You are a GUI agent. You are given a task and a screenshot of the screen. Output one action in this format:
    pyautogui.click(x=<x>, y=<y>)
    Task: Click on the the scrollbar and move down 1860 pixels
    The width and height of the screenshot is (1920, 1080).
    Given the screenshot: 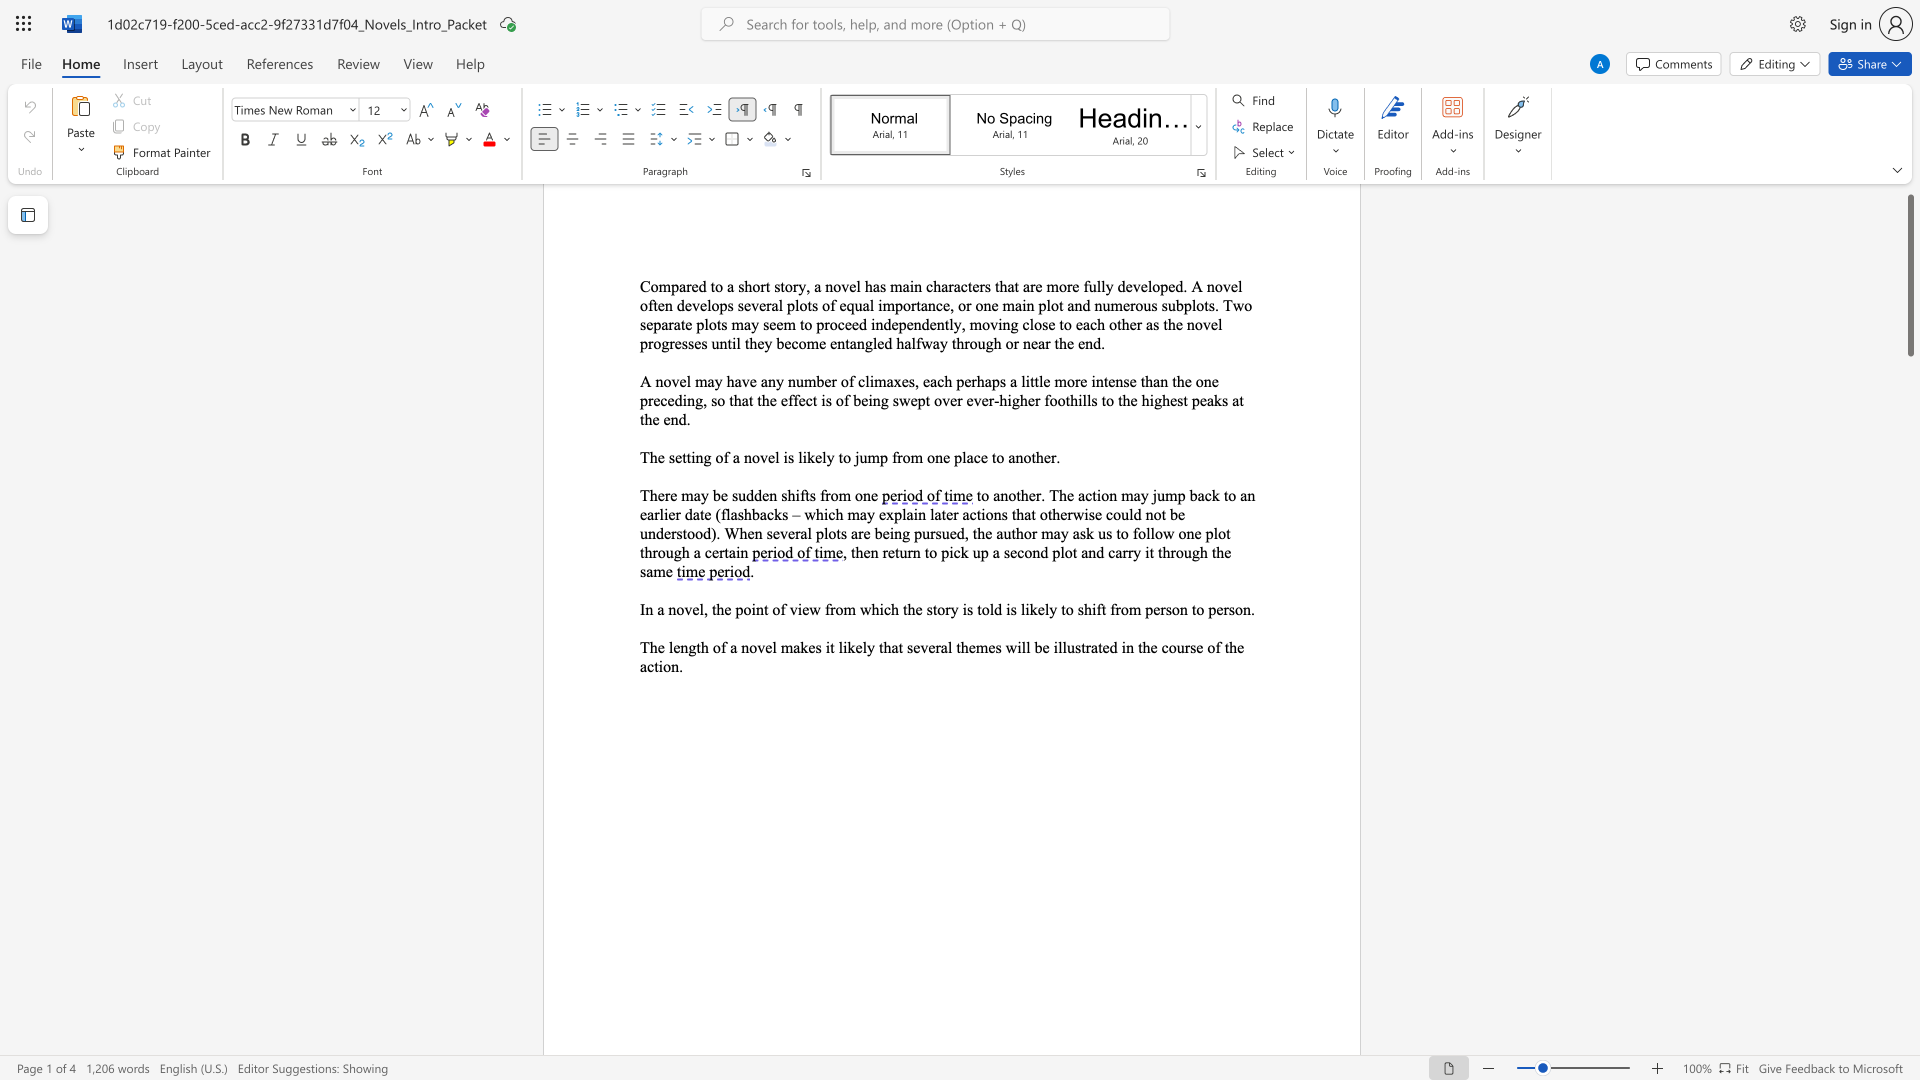 What is the action you would take?
    pyautogui.click(x=1909, y=275)
    